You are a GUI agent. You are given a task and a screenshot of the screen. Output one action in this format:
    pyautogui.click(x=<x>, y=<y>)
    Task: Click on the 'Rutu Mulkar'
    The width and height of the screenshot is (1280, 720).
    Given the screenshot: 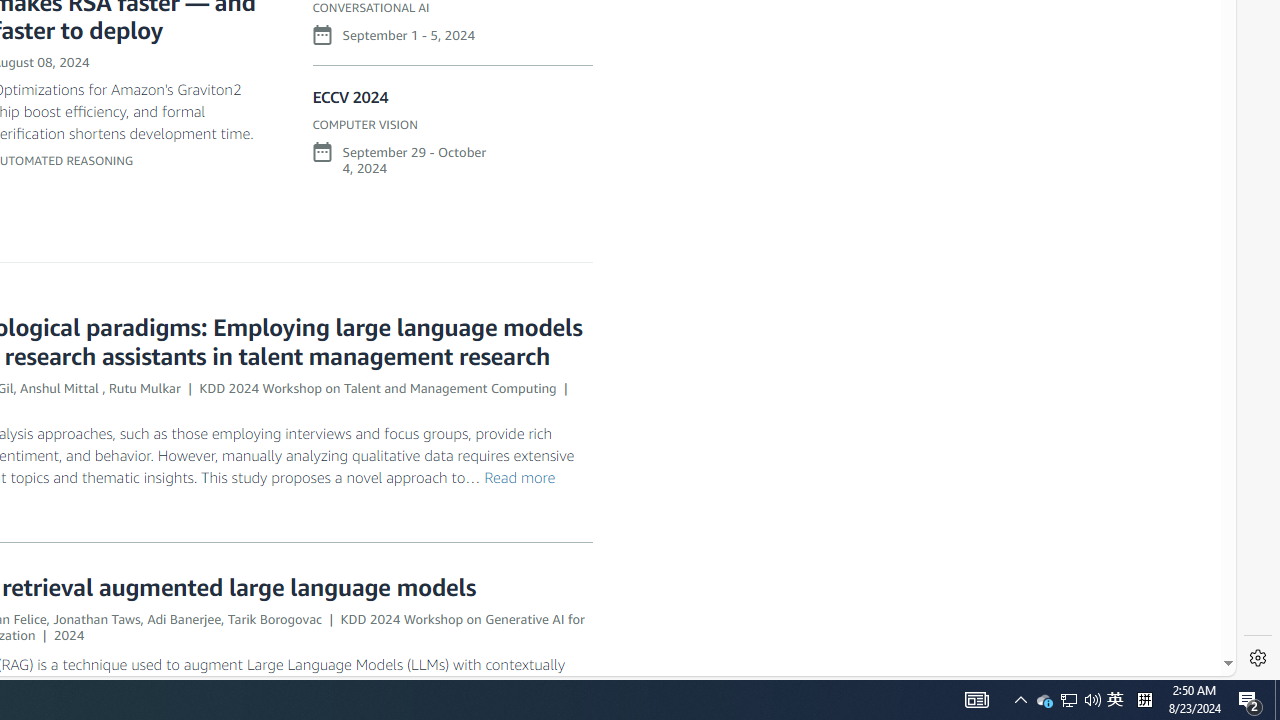 What is the action you would take?
    pyautogui.click(x=143, y=387)
    